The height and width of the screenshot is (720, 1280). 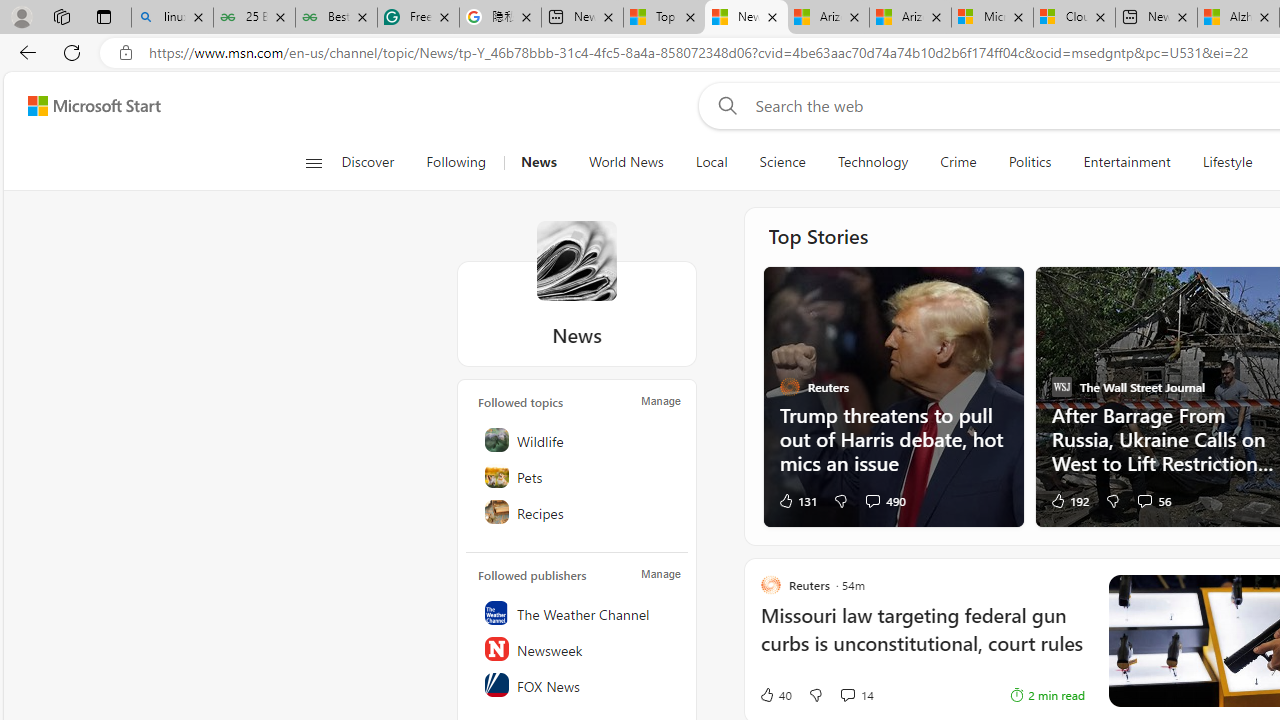 What do you see at coordinates (253, 17) in the screenshot?
I see `'25 Basic Linux Commands For Beginners - GeeksforGeeks'` at bounding box center [253, 17].